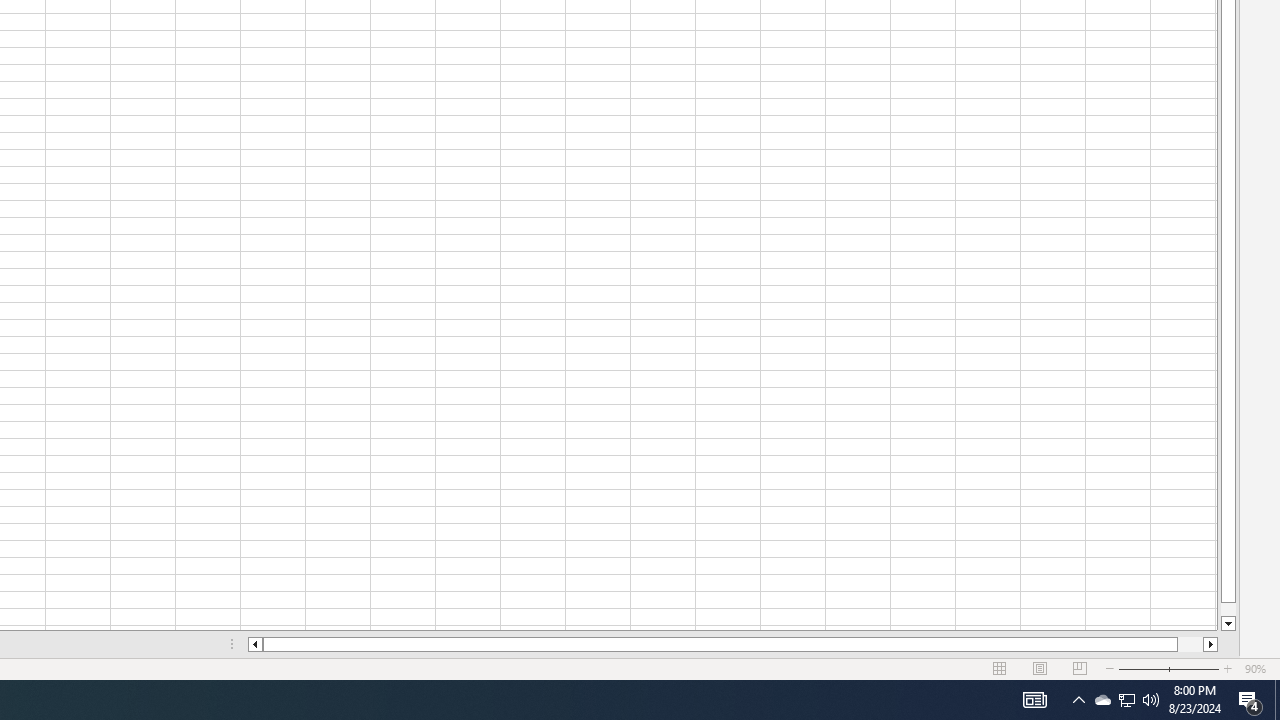 Image resolution: width=1280 pixels, height=720 pixels. Describe the element at coordinates (1210, 644) in the screenshot. I see `'Column right'` at that location.